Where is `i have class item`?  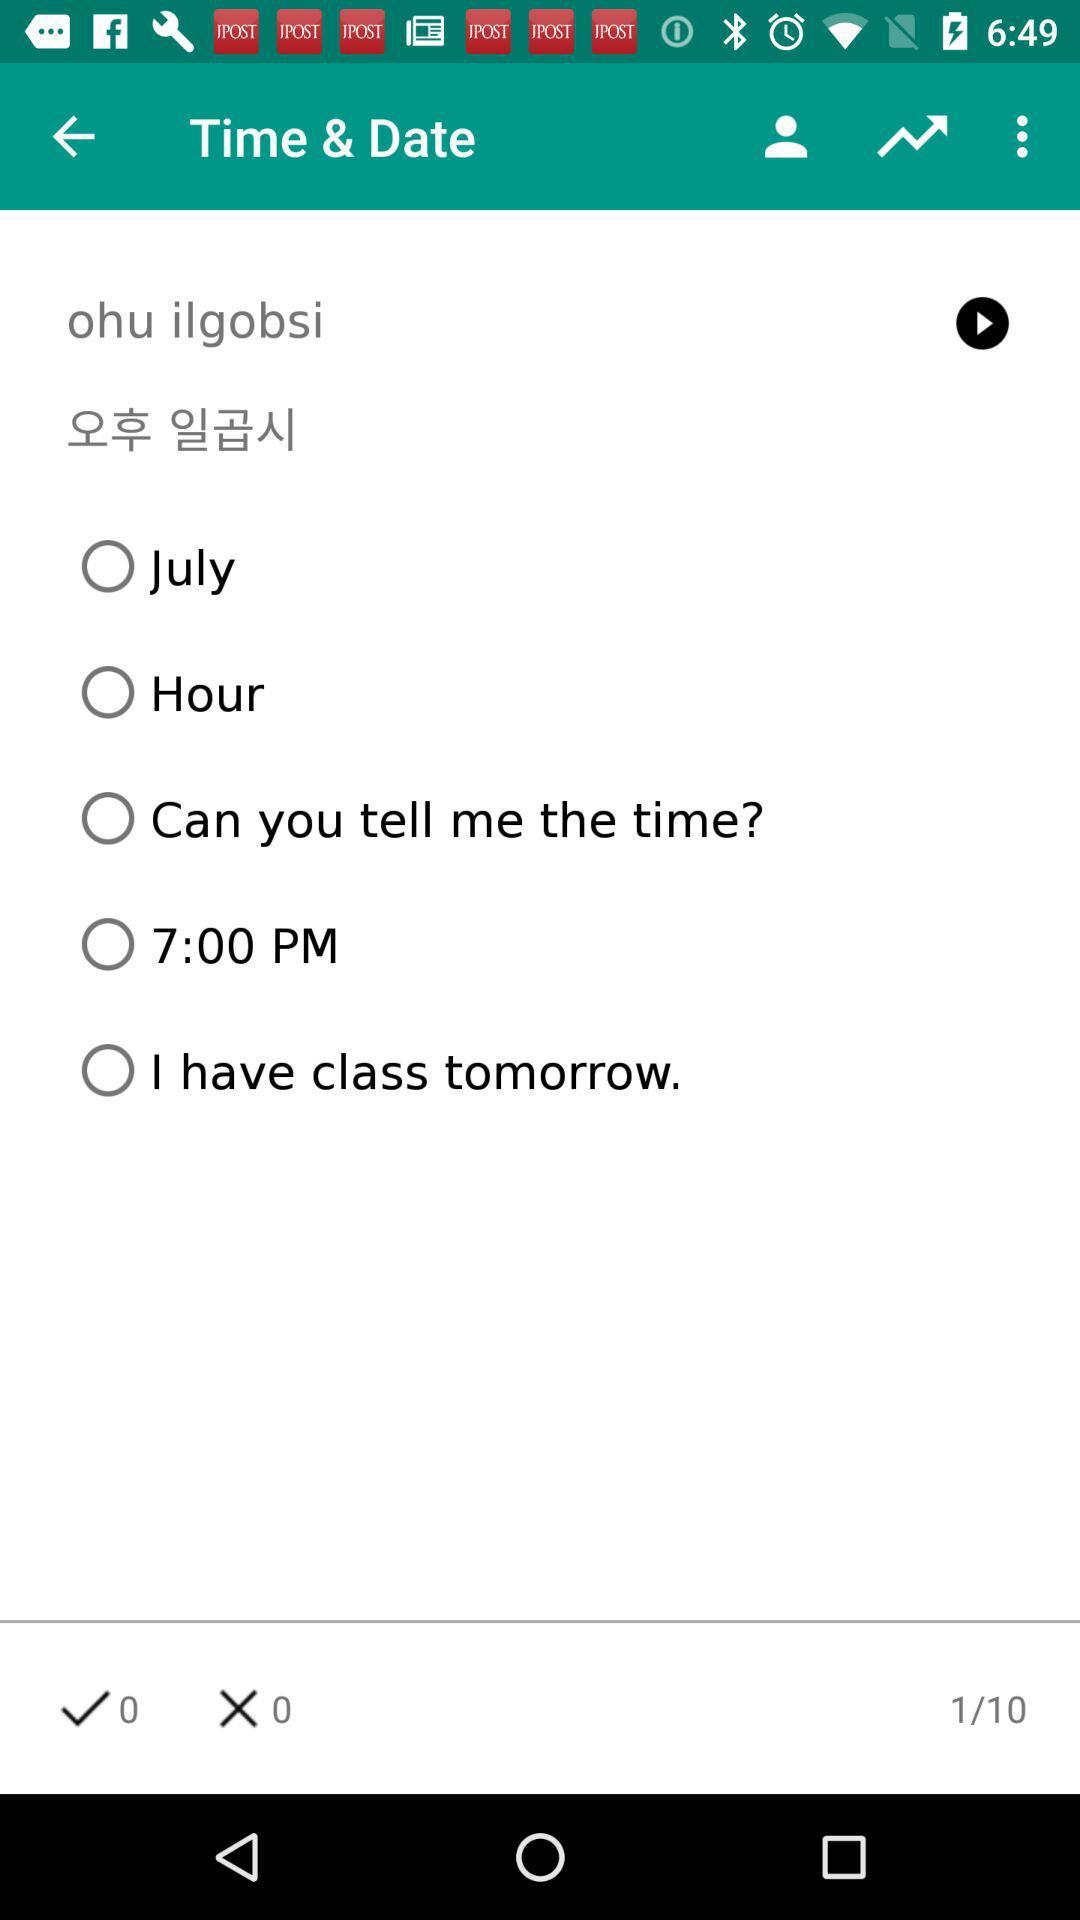
i have class item is located at coordinates (547, 1069).